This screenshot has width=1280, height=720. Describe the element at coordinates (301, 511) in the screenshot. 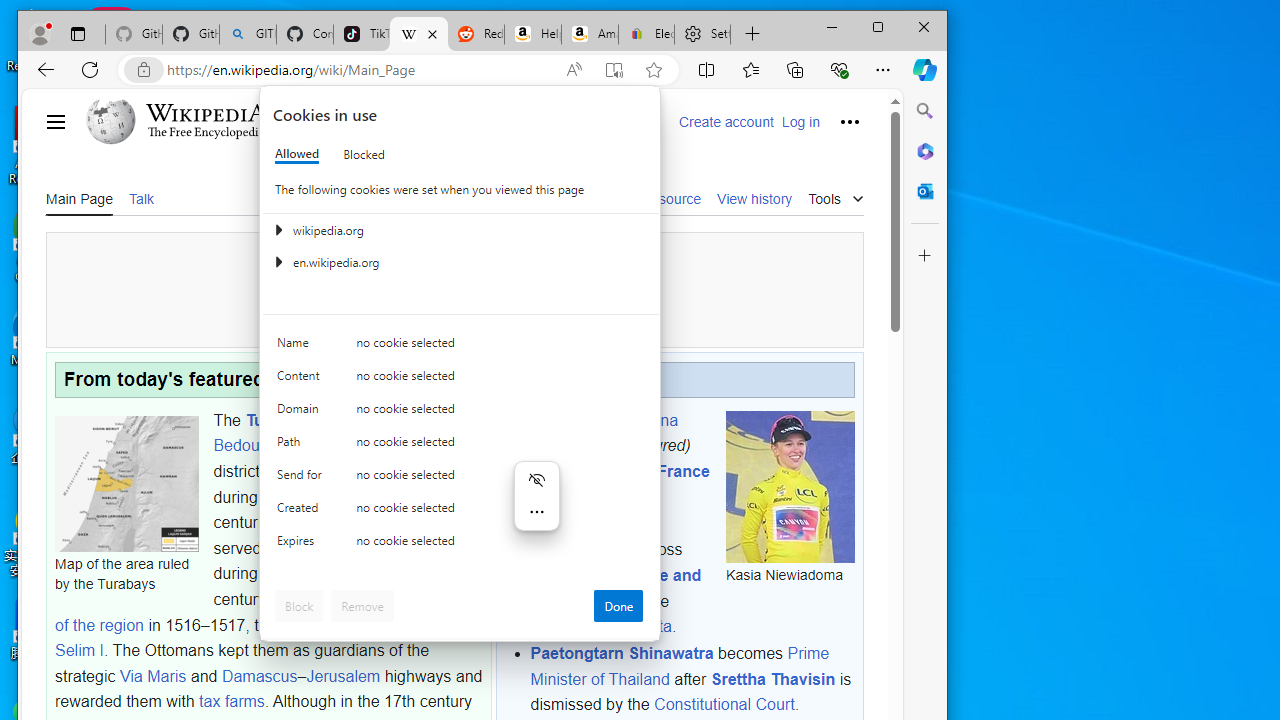

I see `'Created'` at that location.